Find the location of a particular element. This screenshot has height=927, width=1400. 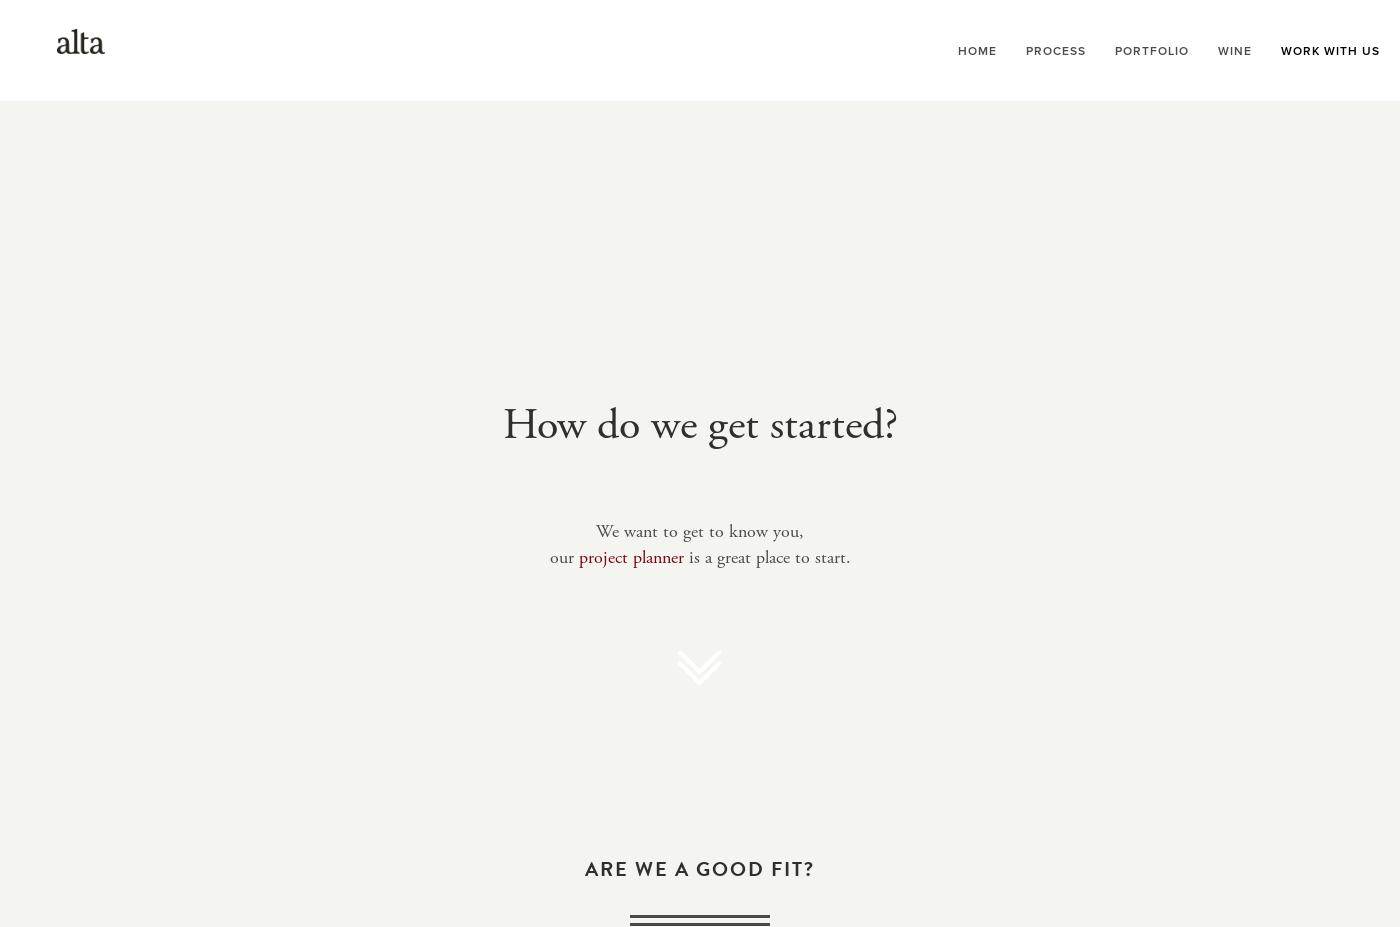

'p' is located at coordinates (582, 557).